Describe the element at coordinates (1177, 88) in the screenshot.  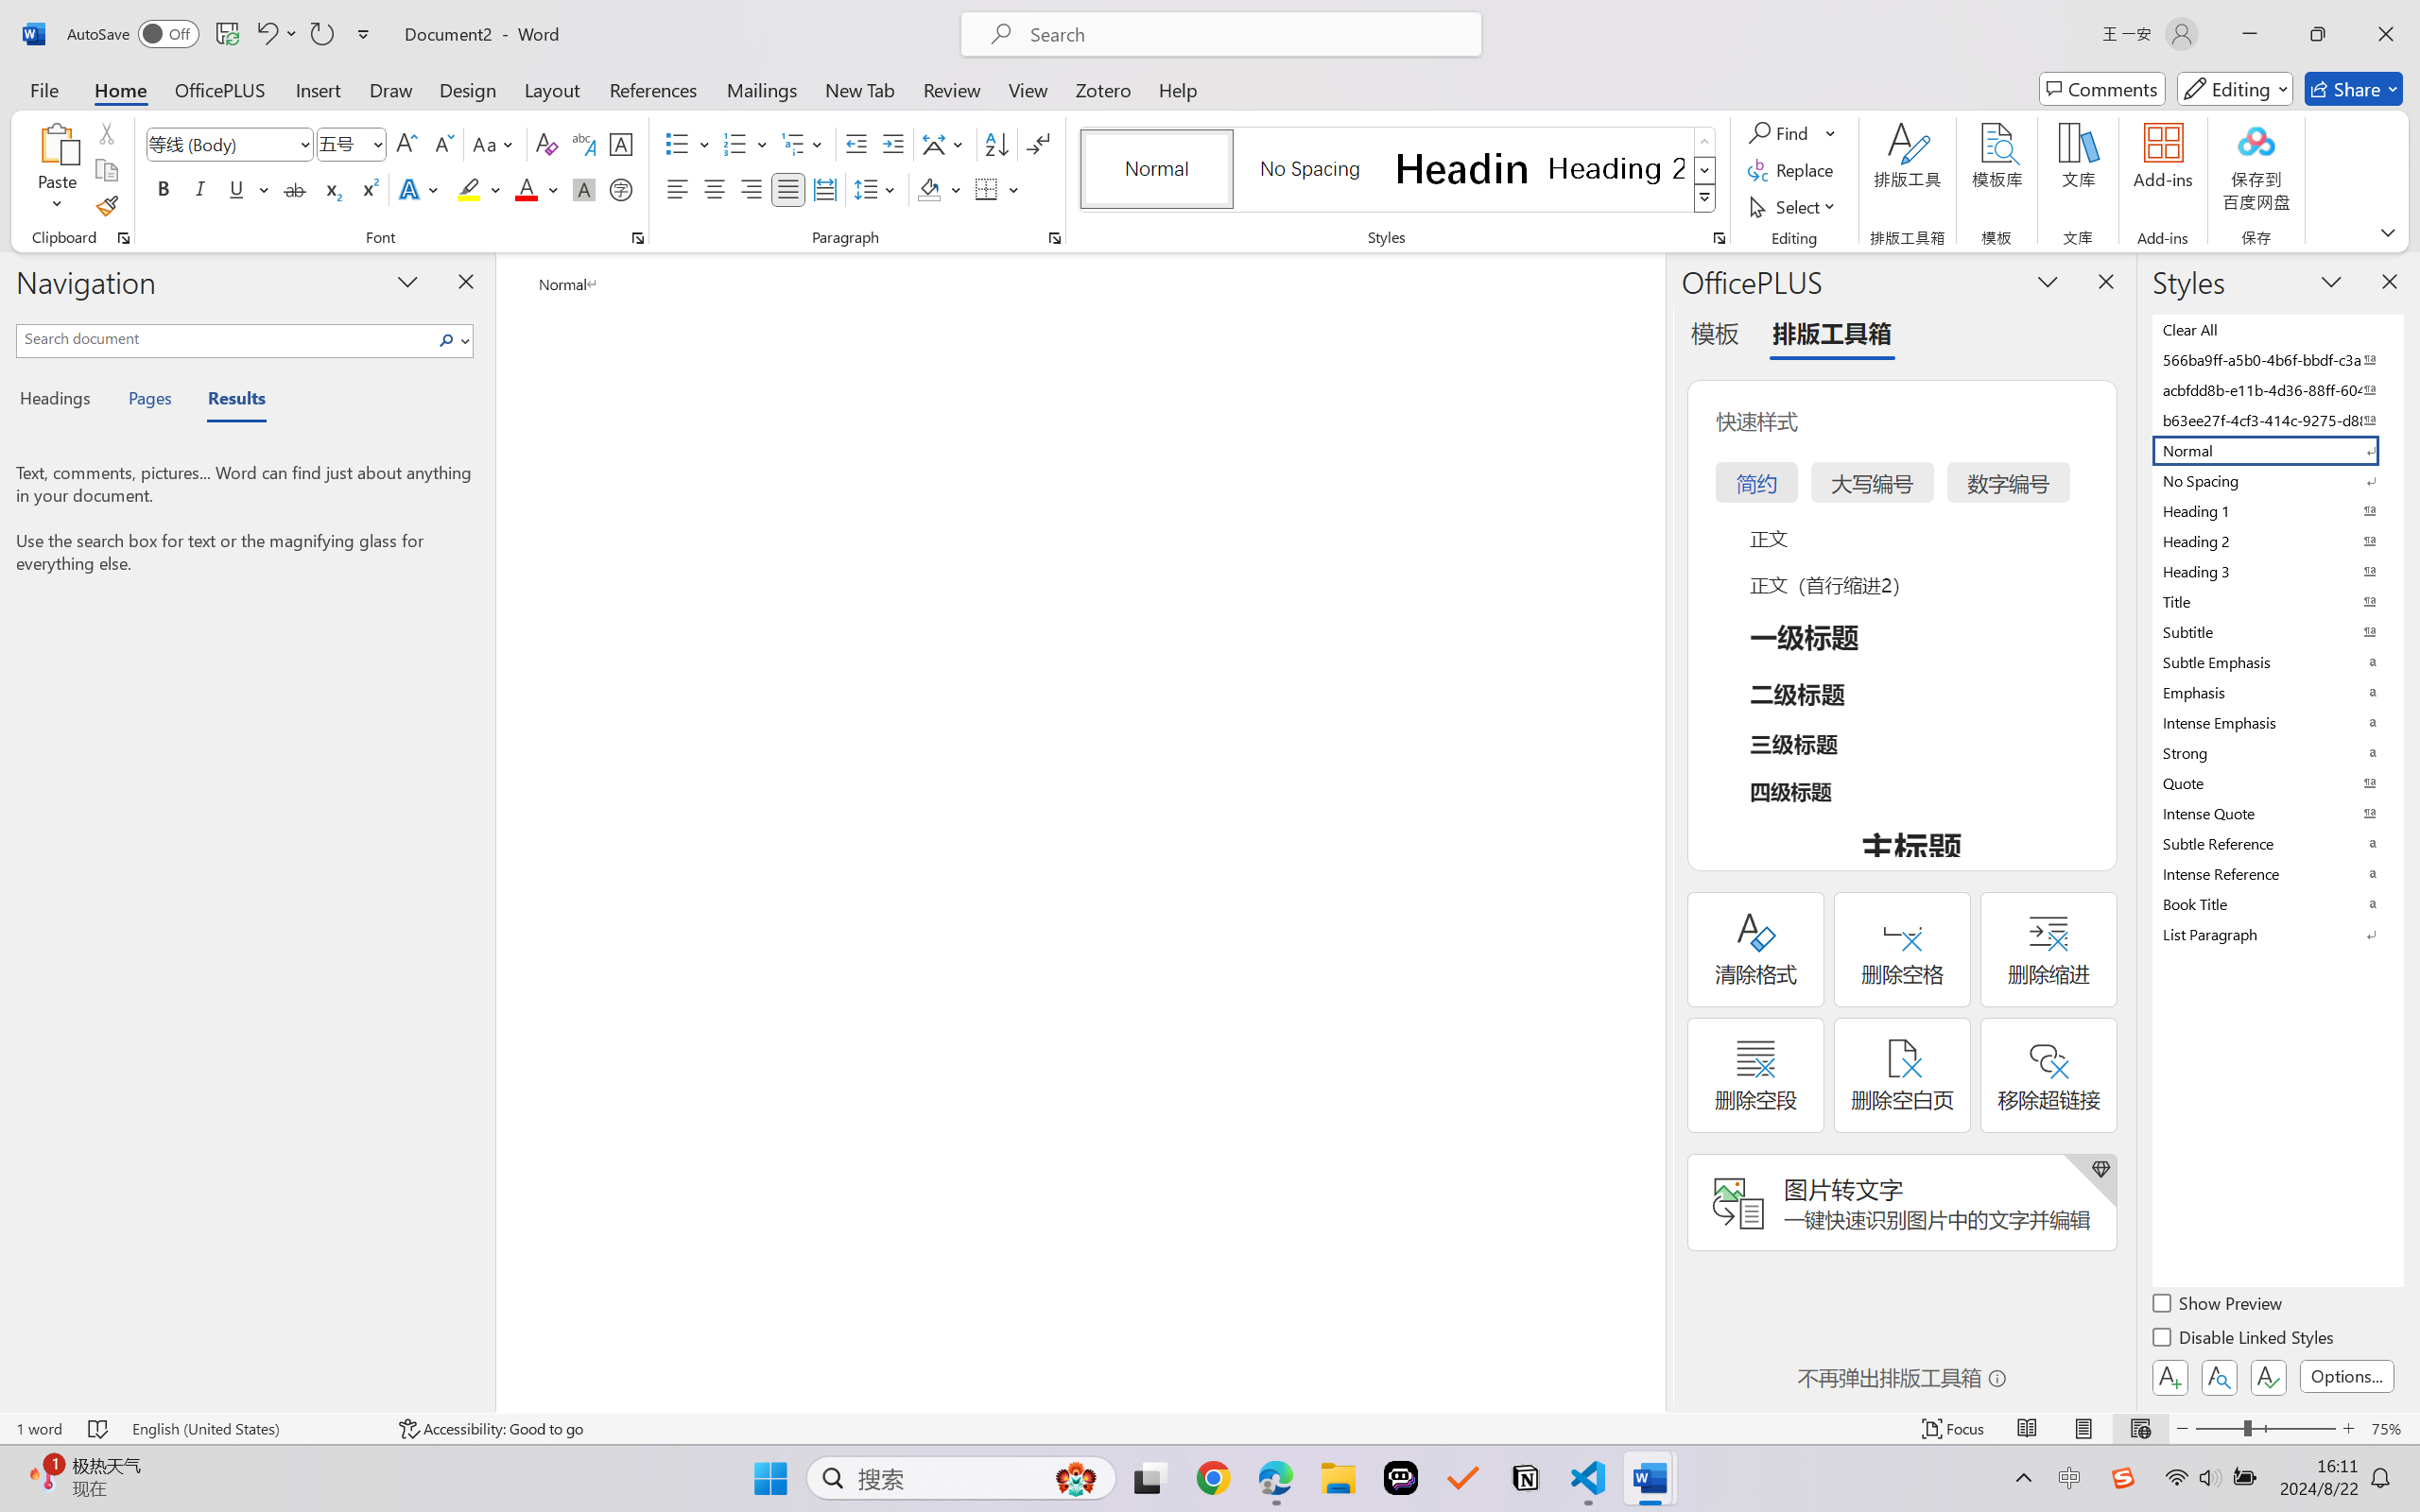
I see `'Help'` at that location.